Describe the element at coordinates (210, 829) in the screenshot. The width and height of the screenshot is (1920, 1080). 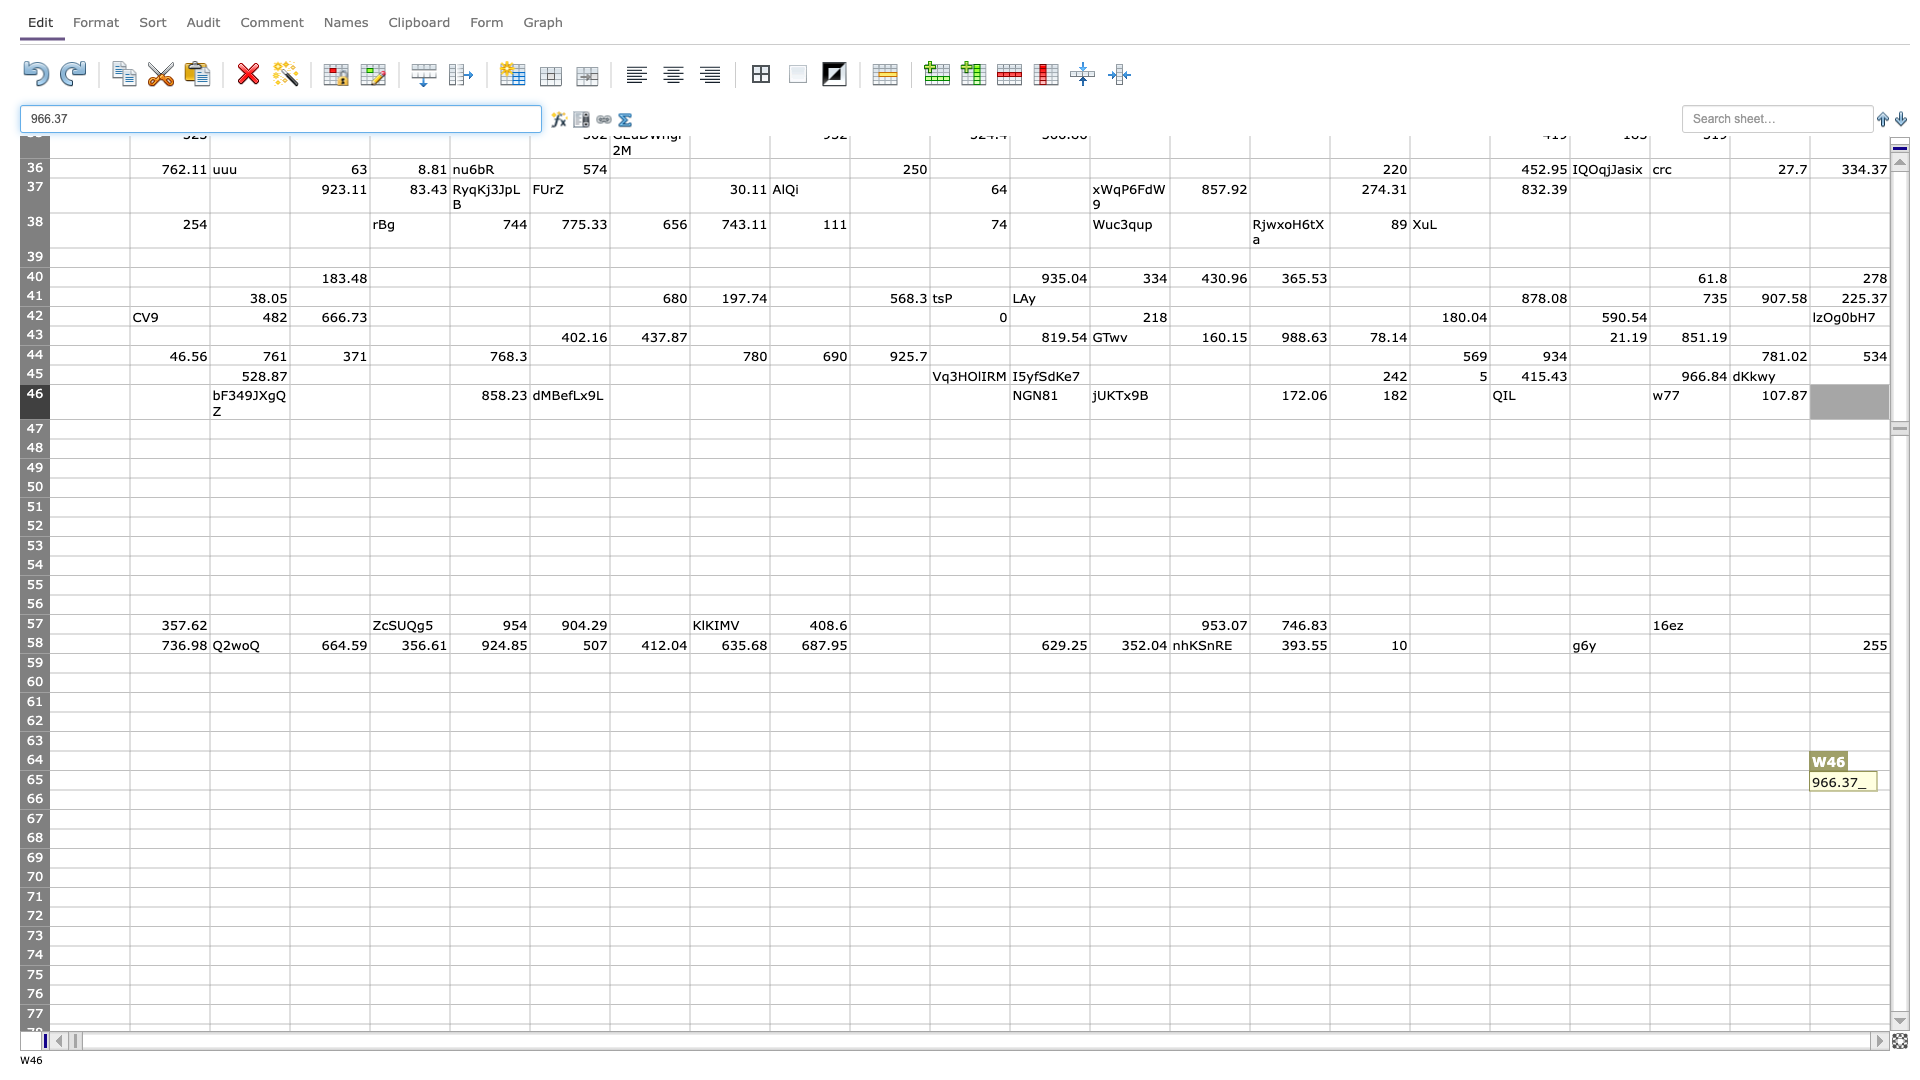
I see `bottom right corner of B67` at that location.